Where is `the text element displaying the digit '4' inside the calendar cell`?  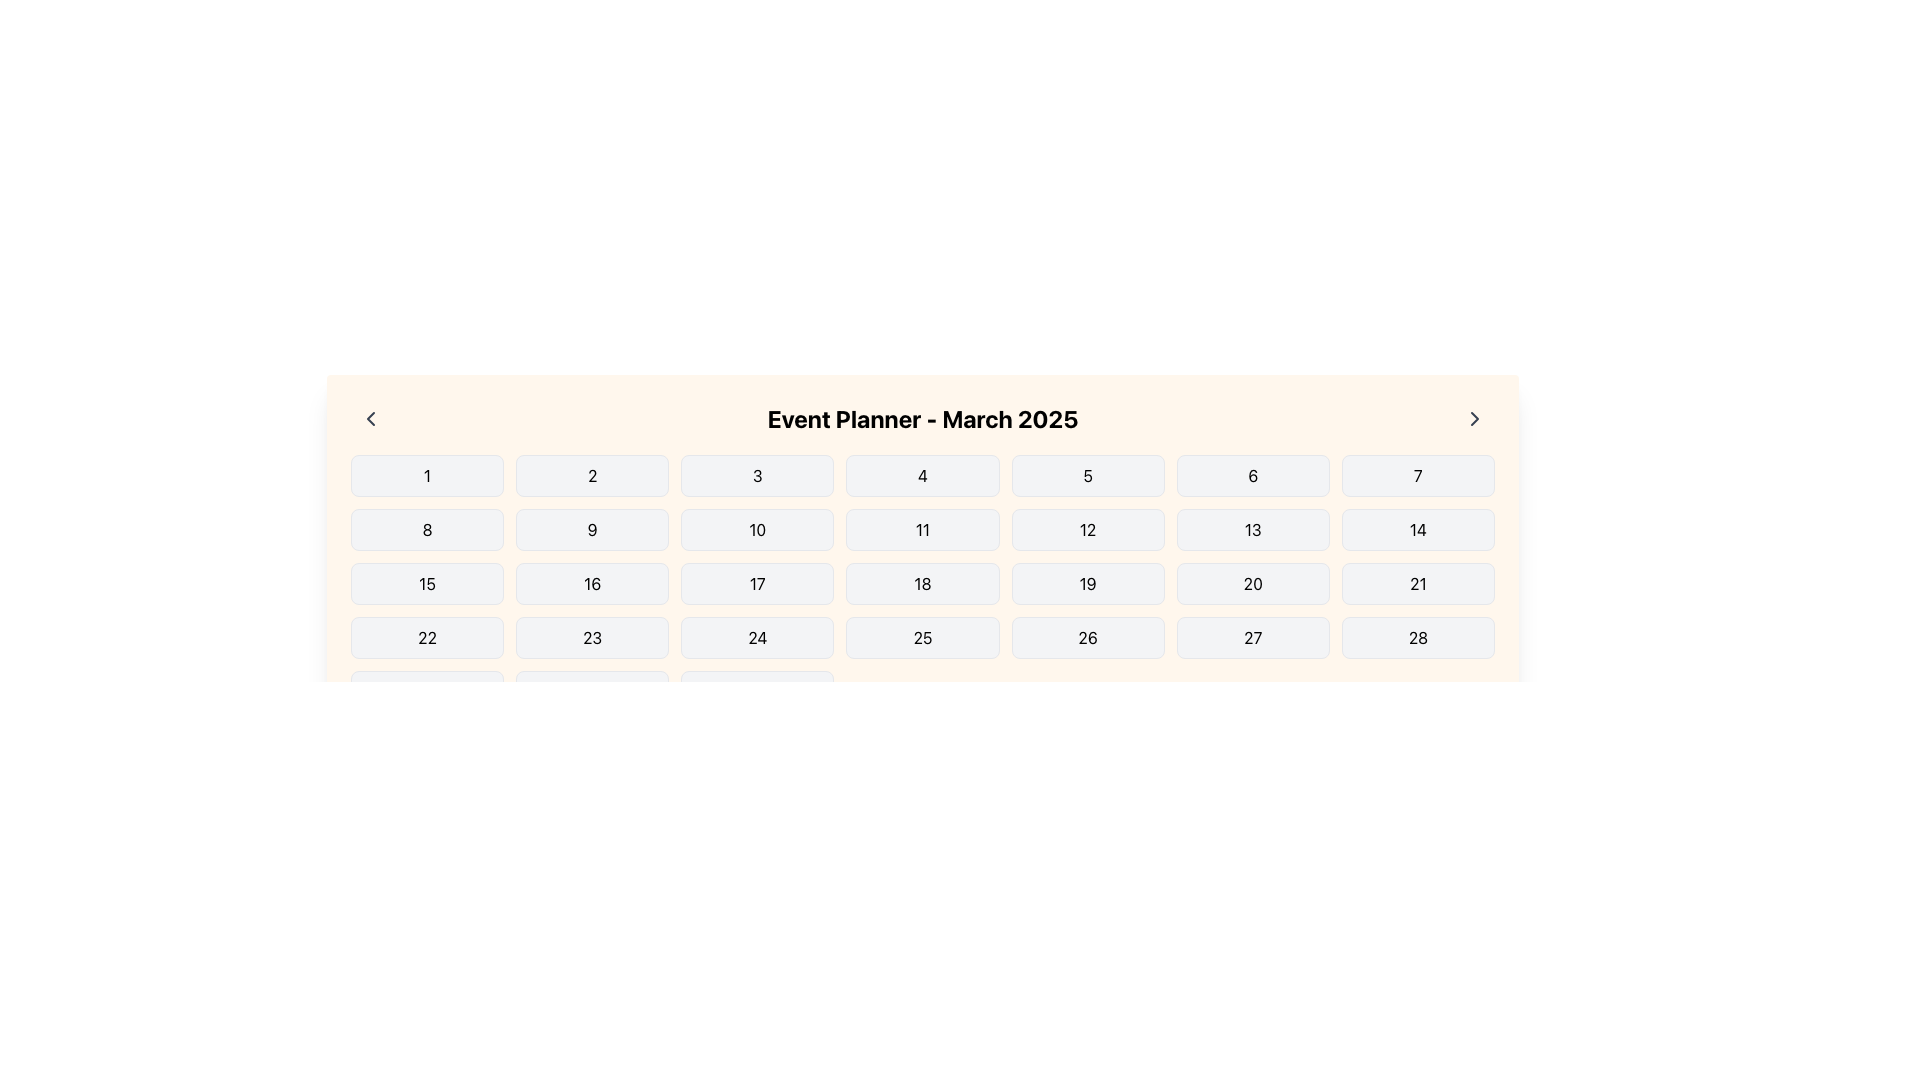 the text element displaying the digit '4' inside the calendar cell is located at coordinates (921, 475).